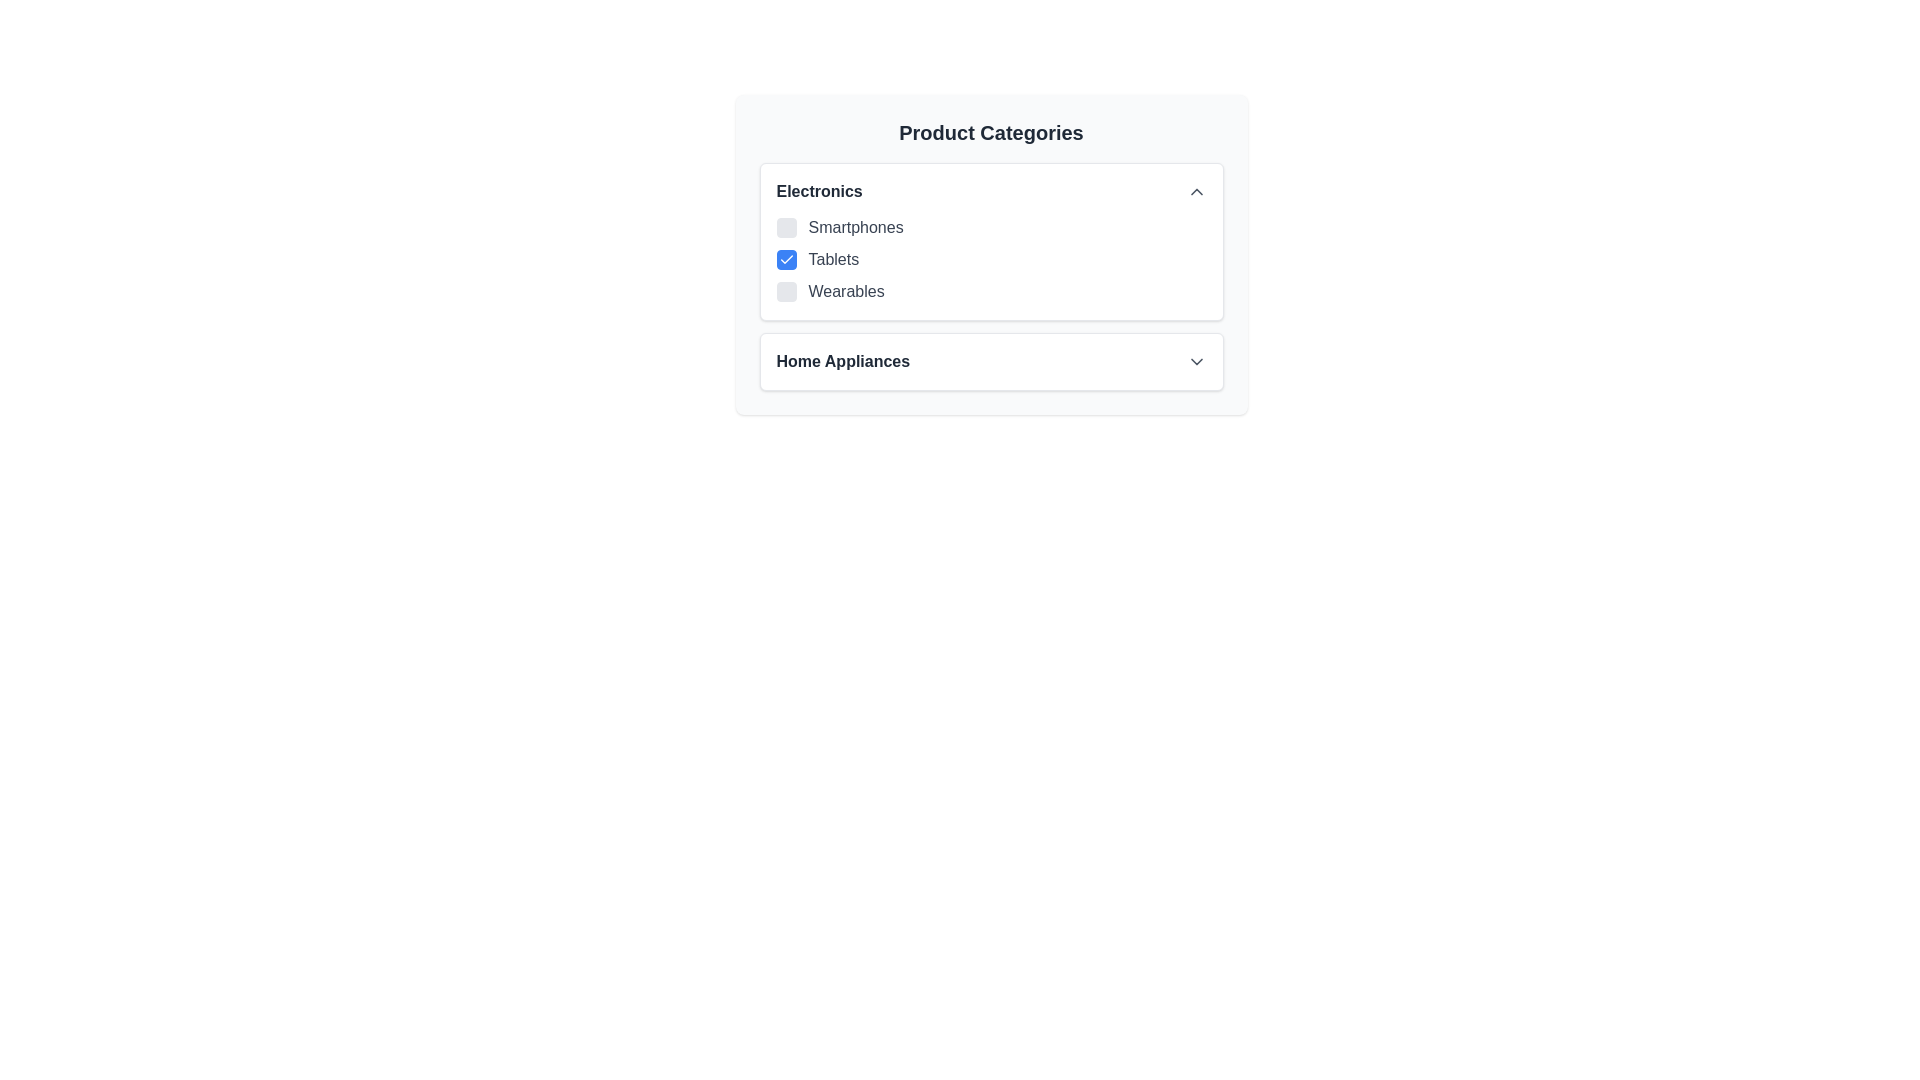 The height and width of the screenshot is (1080, 1920). Describe the element at coordinates (819, 192) in the screenshot. I see `the 'Electronics' text label, which is bold and dark gray, indicating it represents a category within the 'Product Categories' section` at that location.